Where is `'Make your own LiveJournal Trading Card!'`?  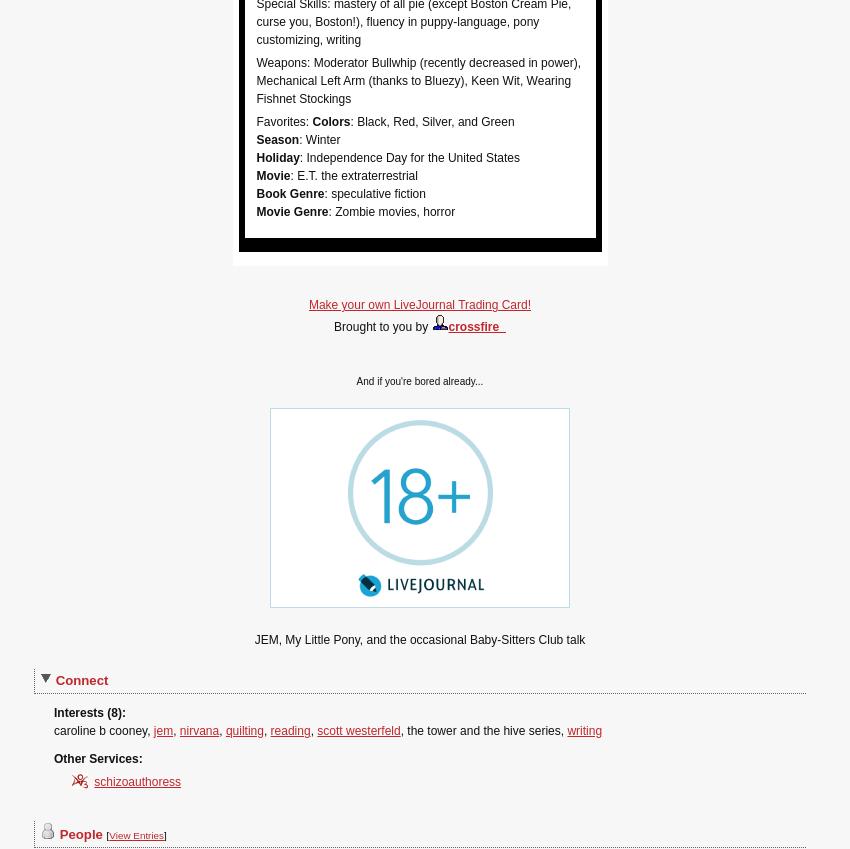
'Make your own LiveJournal Trading Card!' is located at coordinates (308, 303).